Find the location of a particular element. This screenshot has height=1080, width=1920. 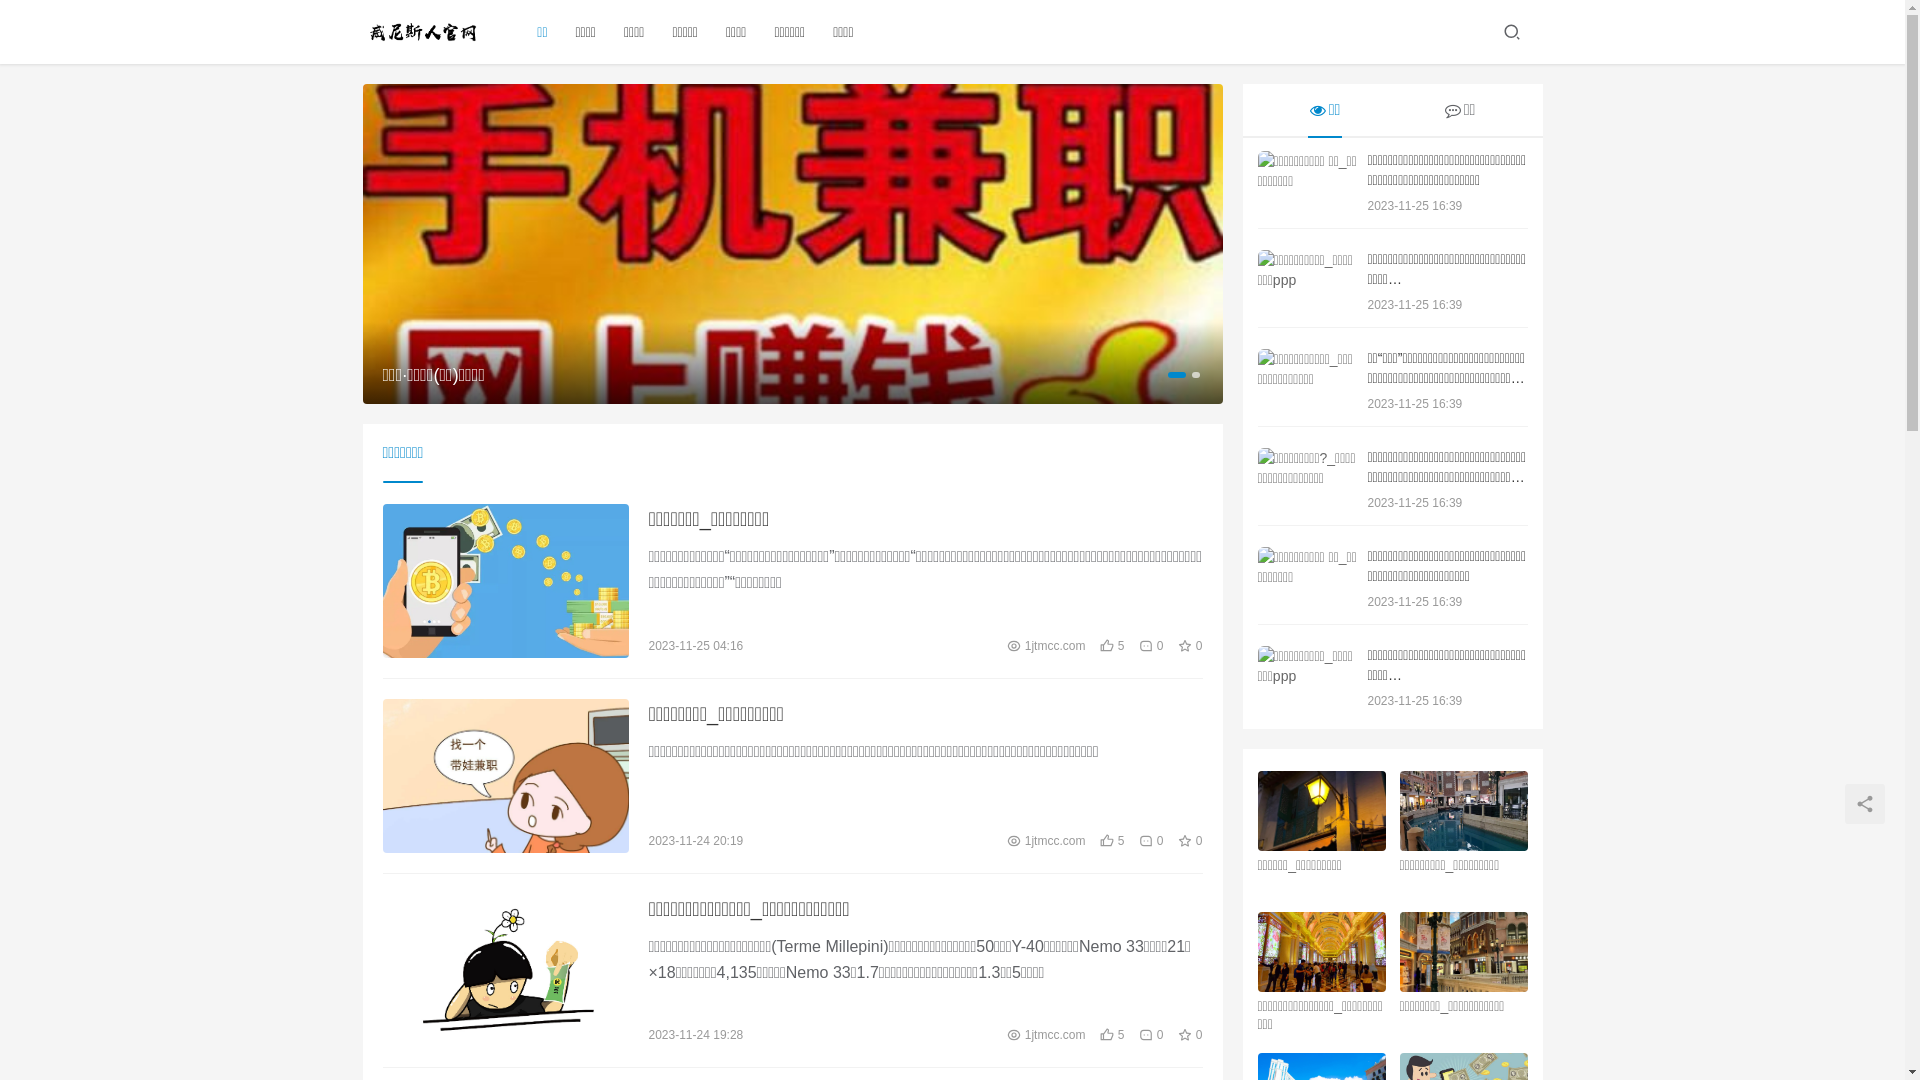

'0' is located at coordinates (1151, 645).